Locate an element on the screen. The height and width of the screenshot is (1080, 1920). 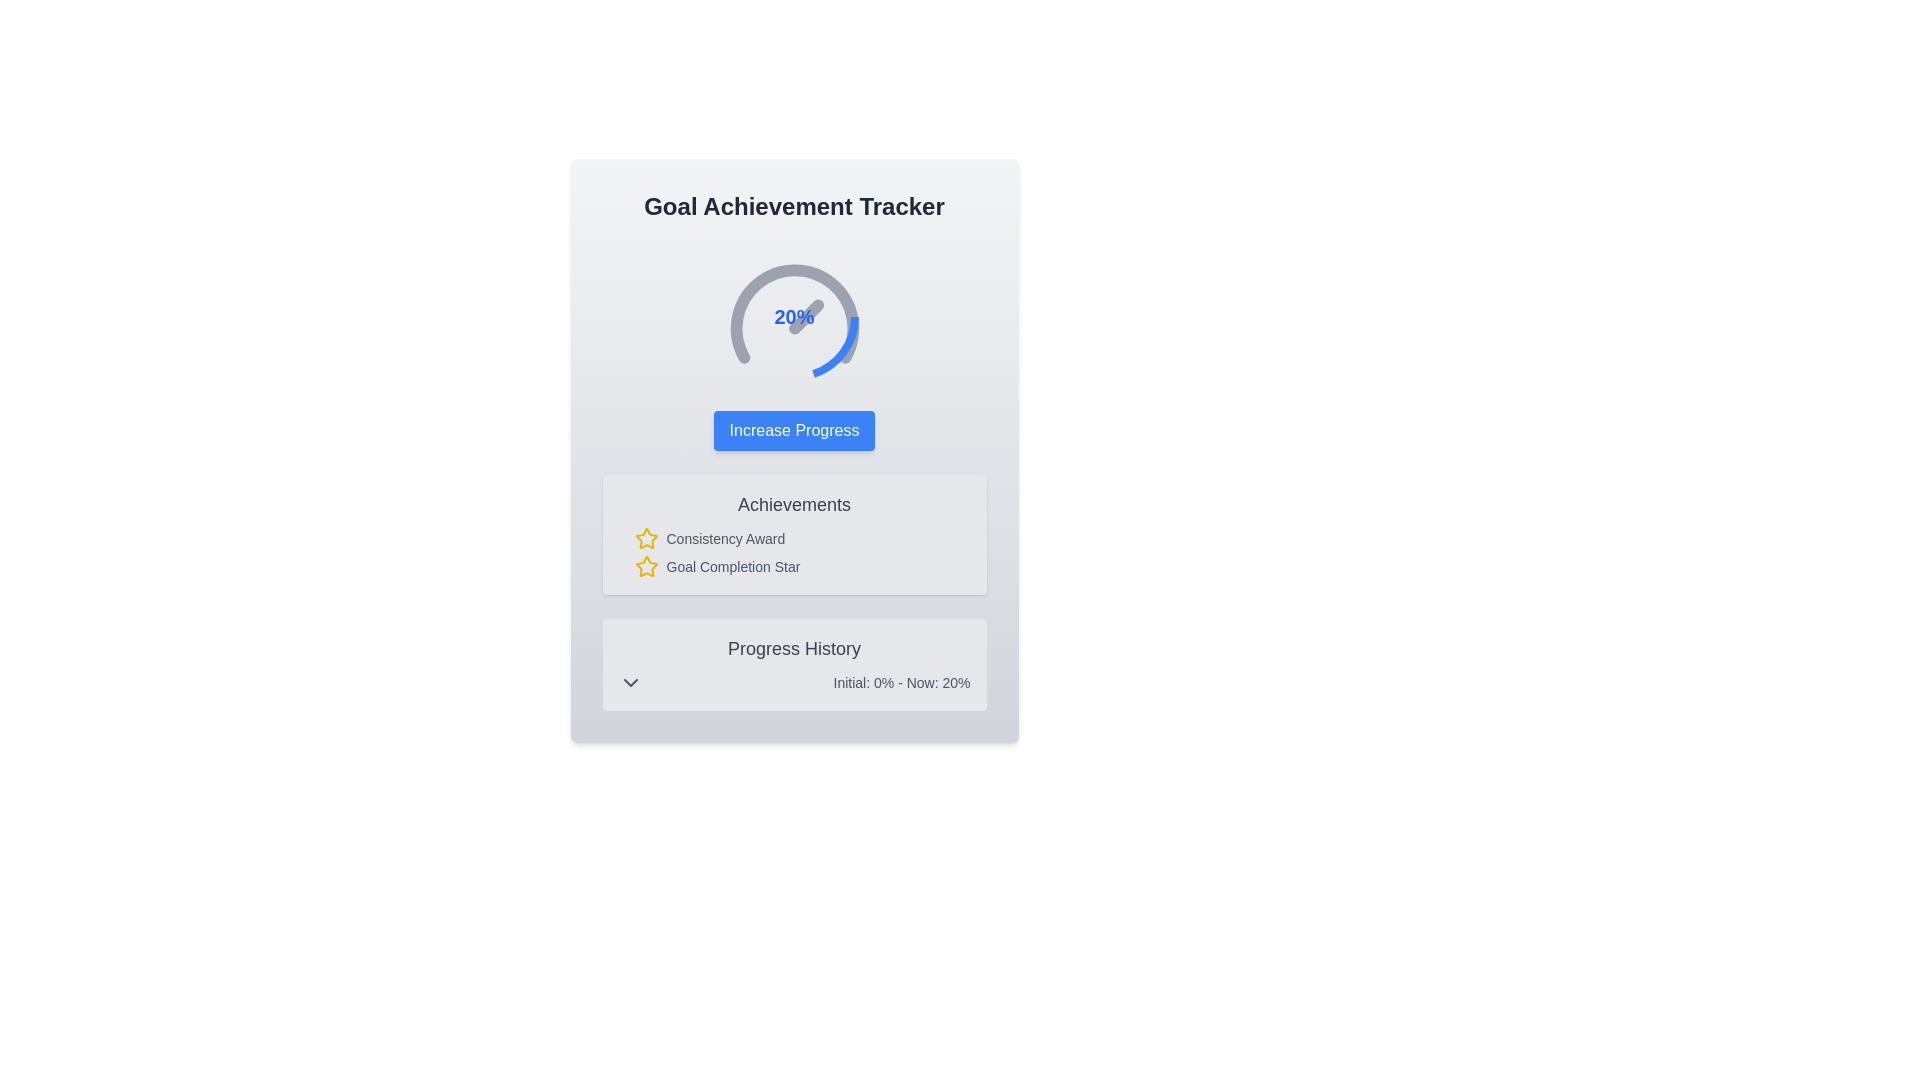
the star icon with a yellow outline and hollow center located in the 'Achievements' section, positioned to the left of the text 'Consistency Award' is located at coordinates (646, 566).